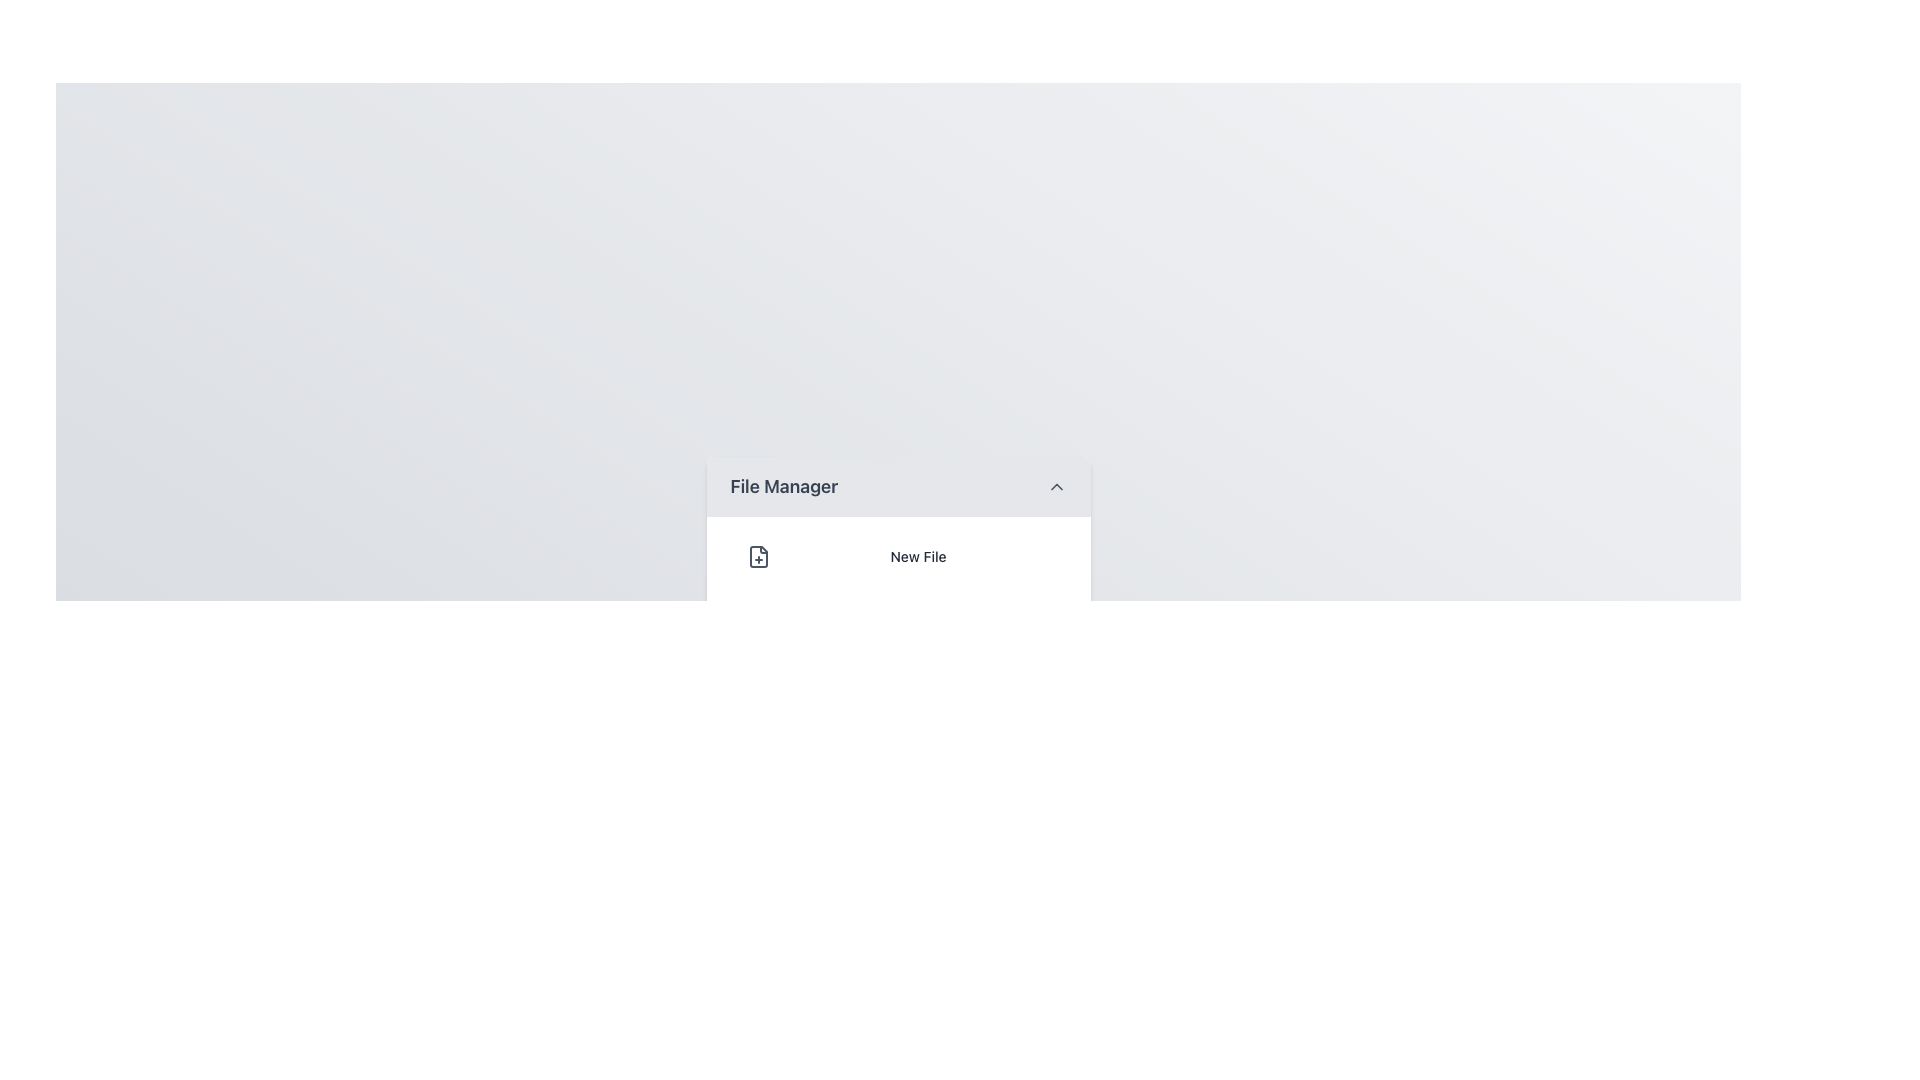 Image resolution: width=1920 pixels, height=1080 pixels. I want to click on the chevron-up icon located at the top-right corner of the 'File Manager' header to change its color to a darker gray, so click(1055, 486).